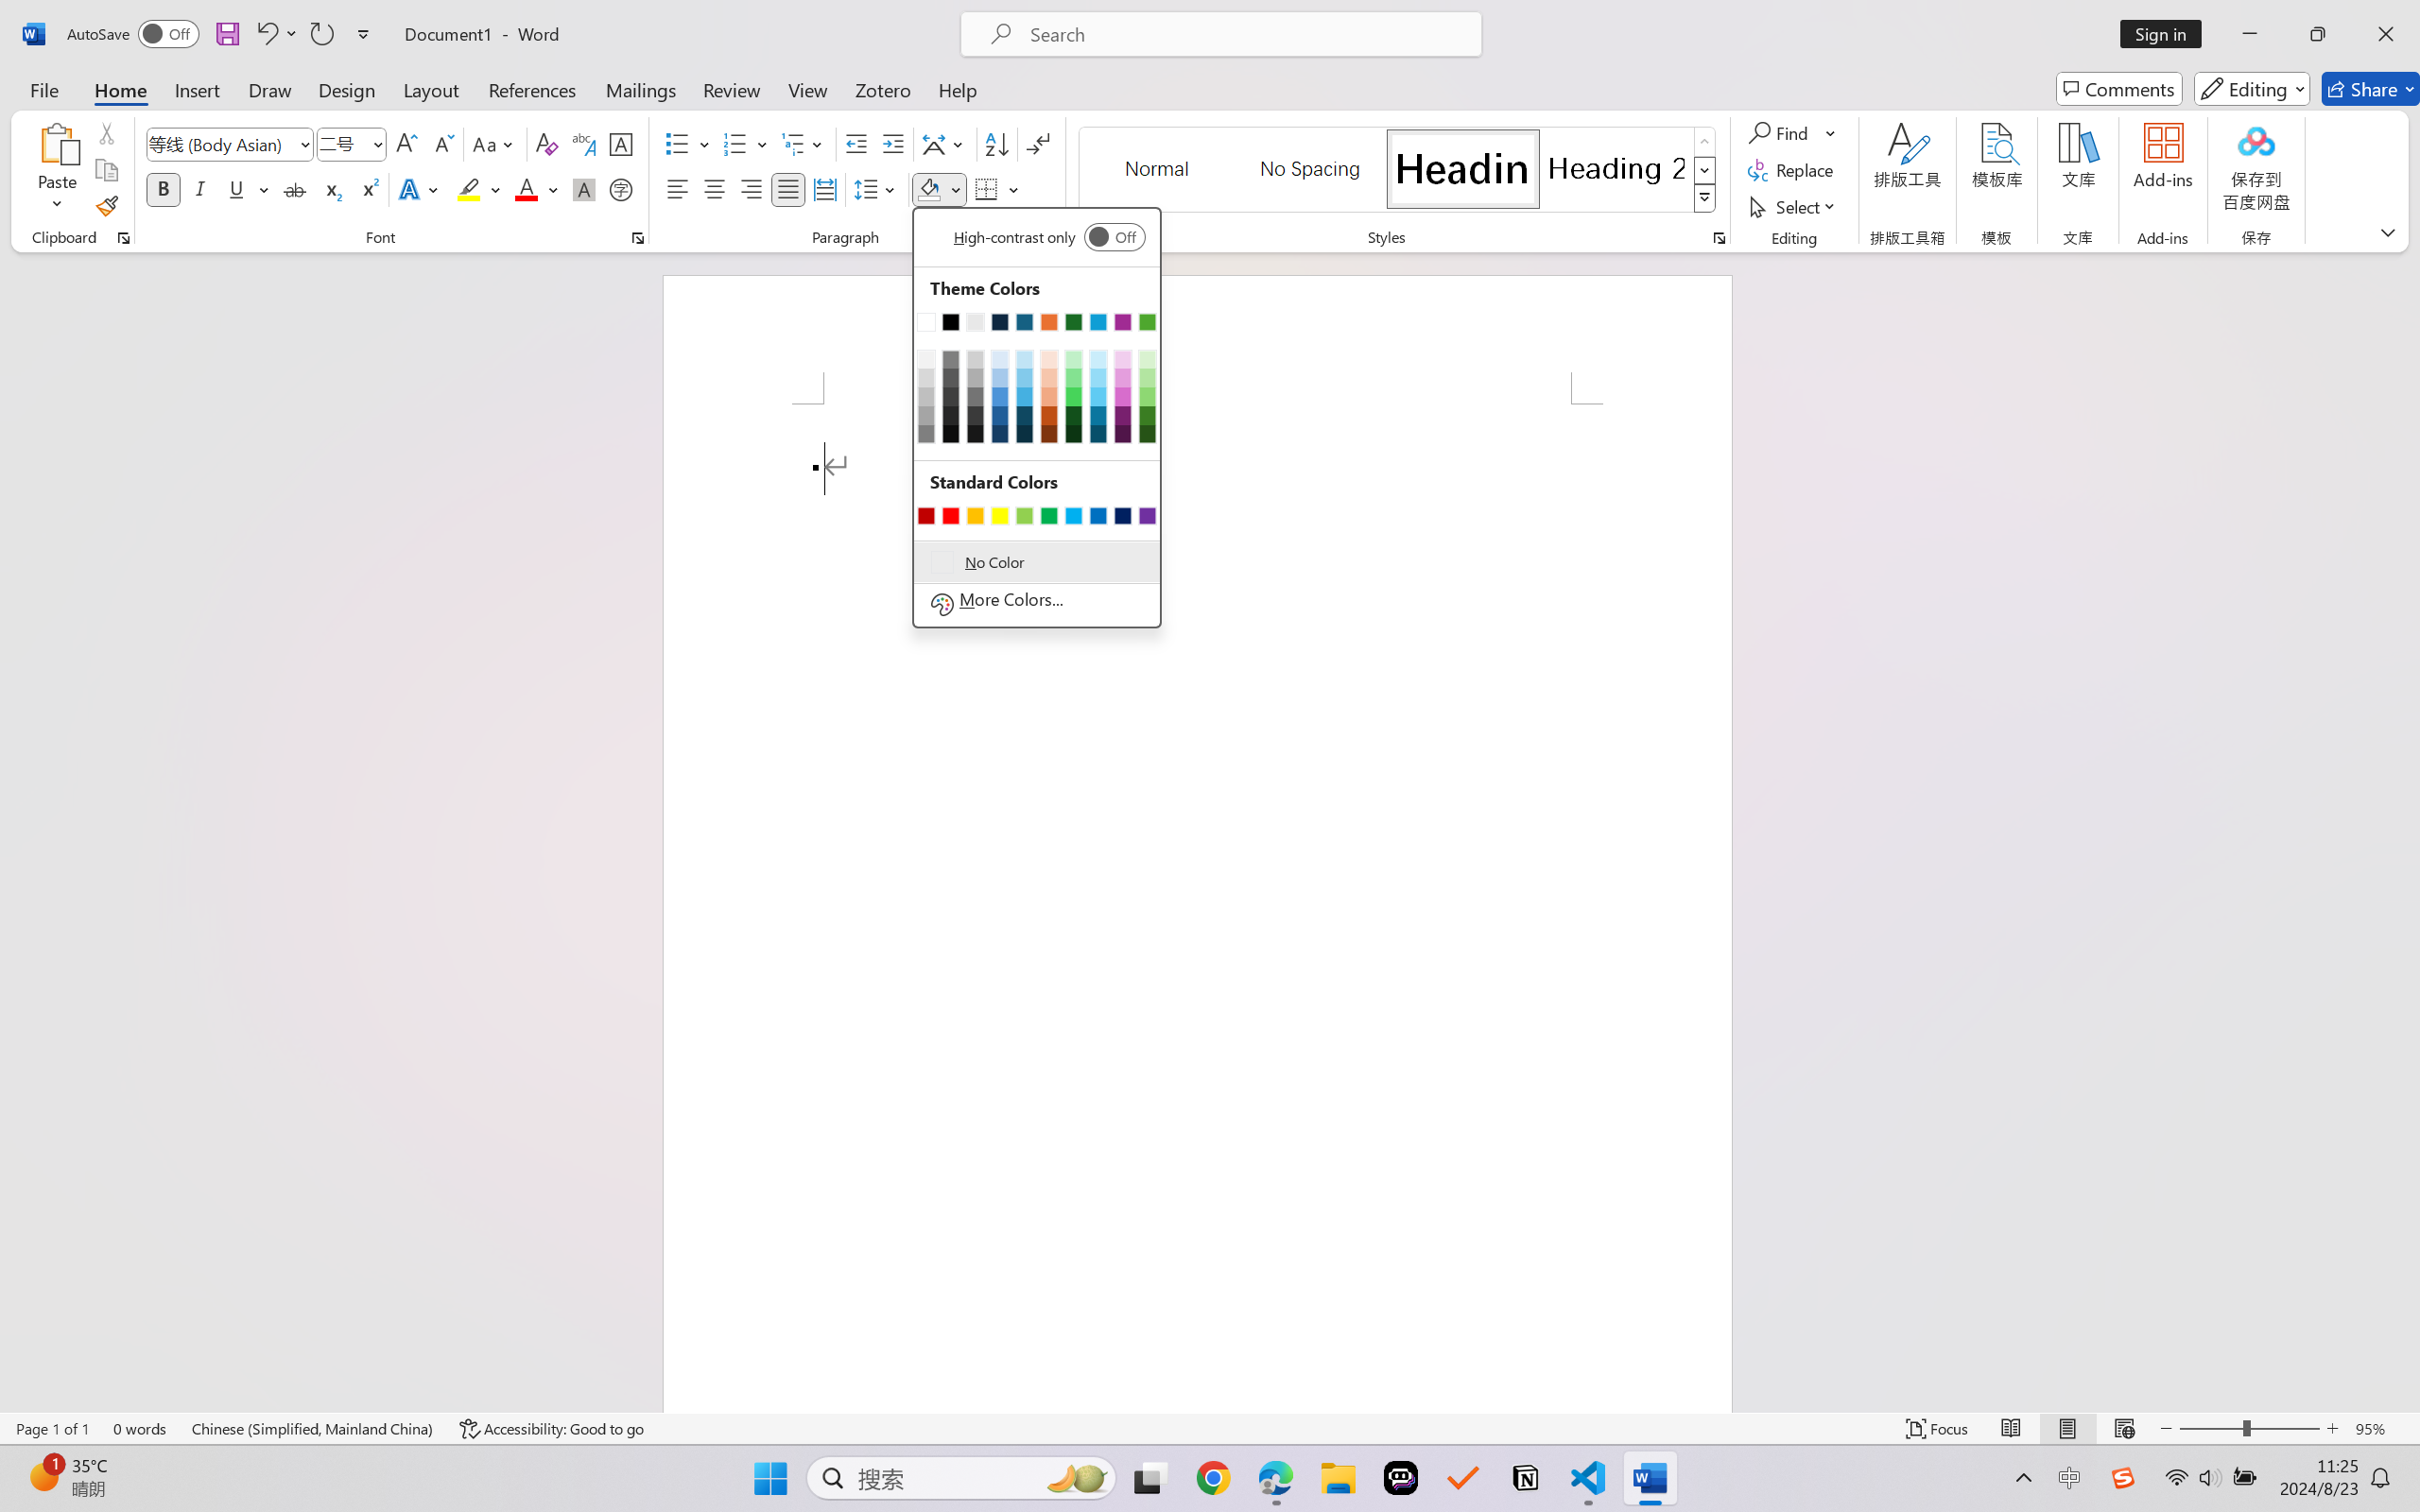 The width and height of the screenshot is (2420, 1512). Describe the element at coordinates (1213, 1478) in the screenshot. I see `'Google Chrome'` at that location.